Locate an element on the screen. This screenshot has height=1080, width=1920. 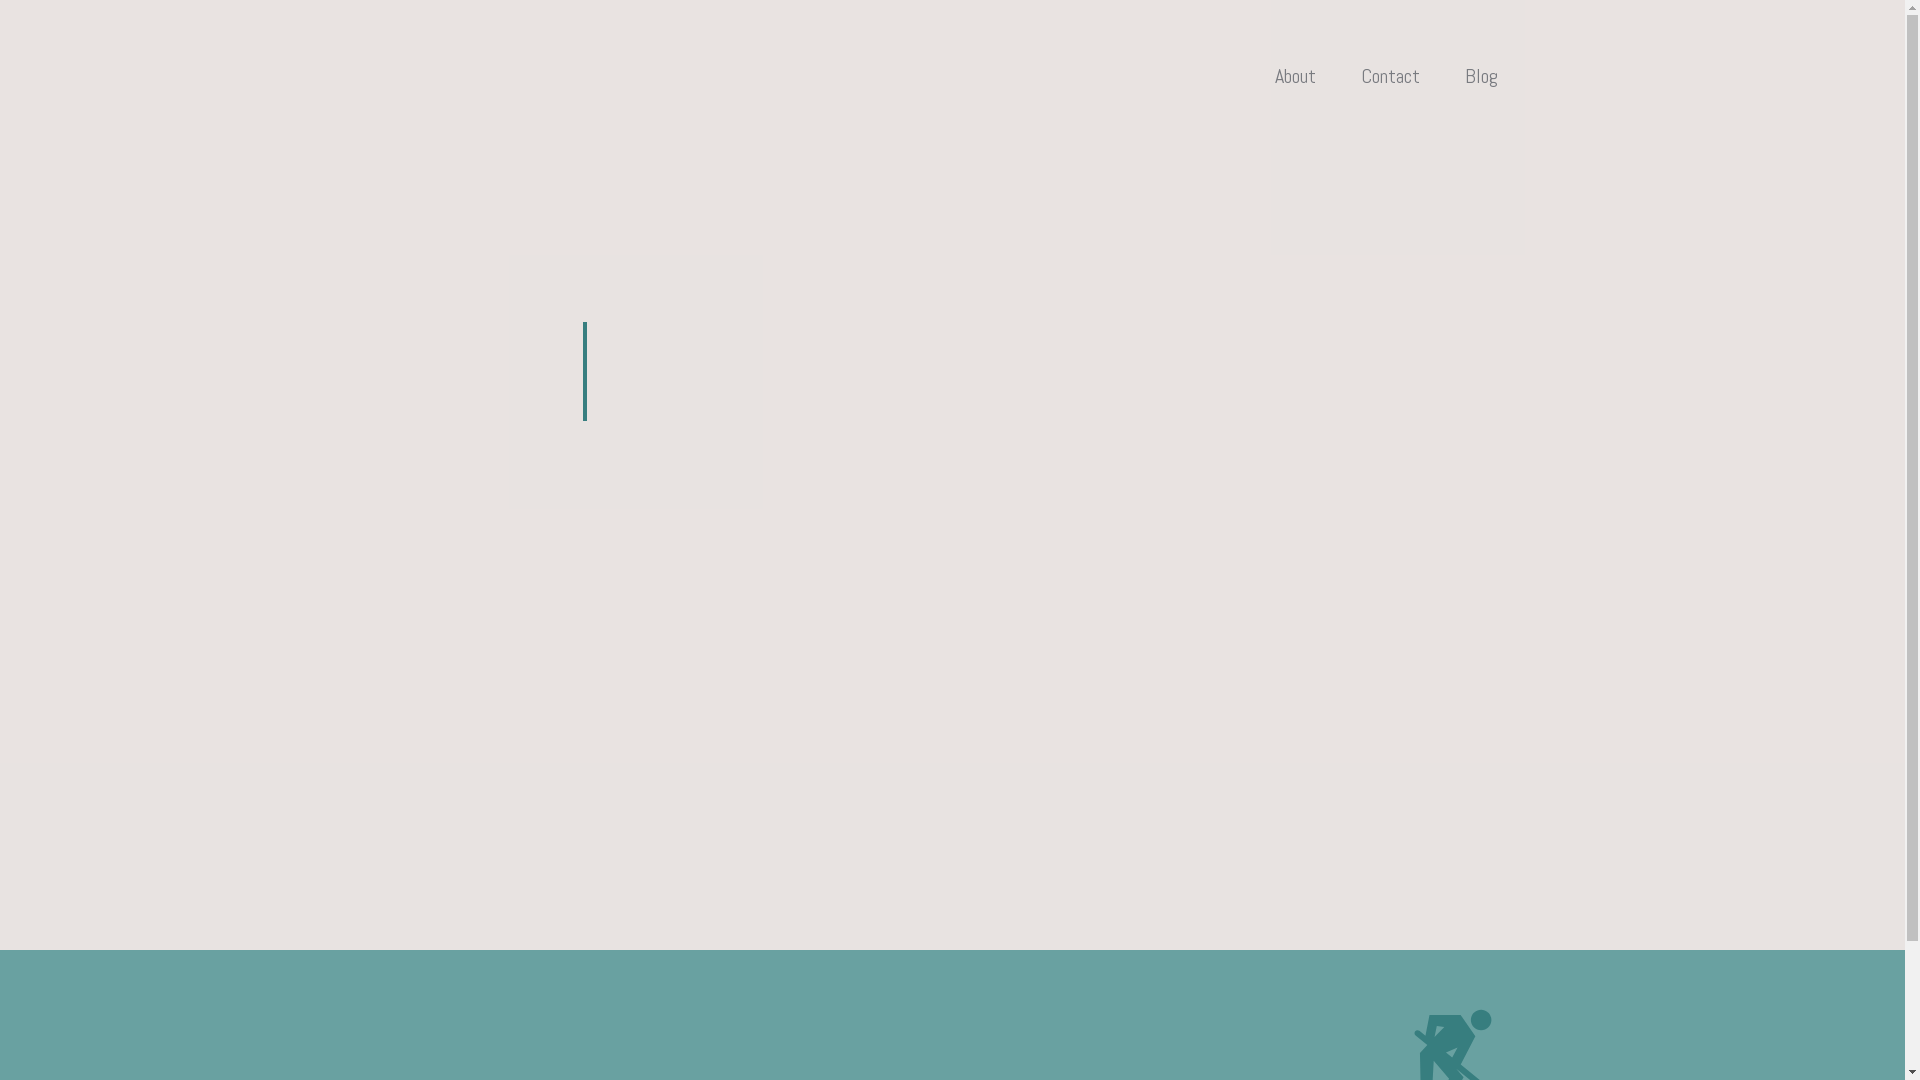
'Contact' is located at coordinates (1359, 75).